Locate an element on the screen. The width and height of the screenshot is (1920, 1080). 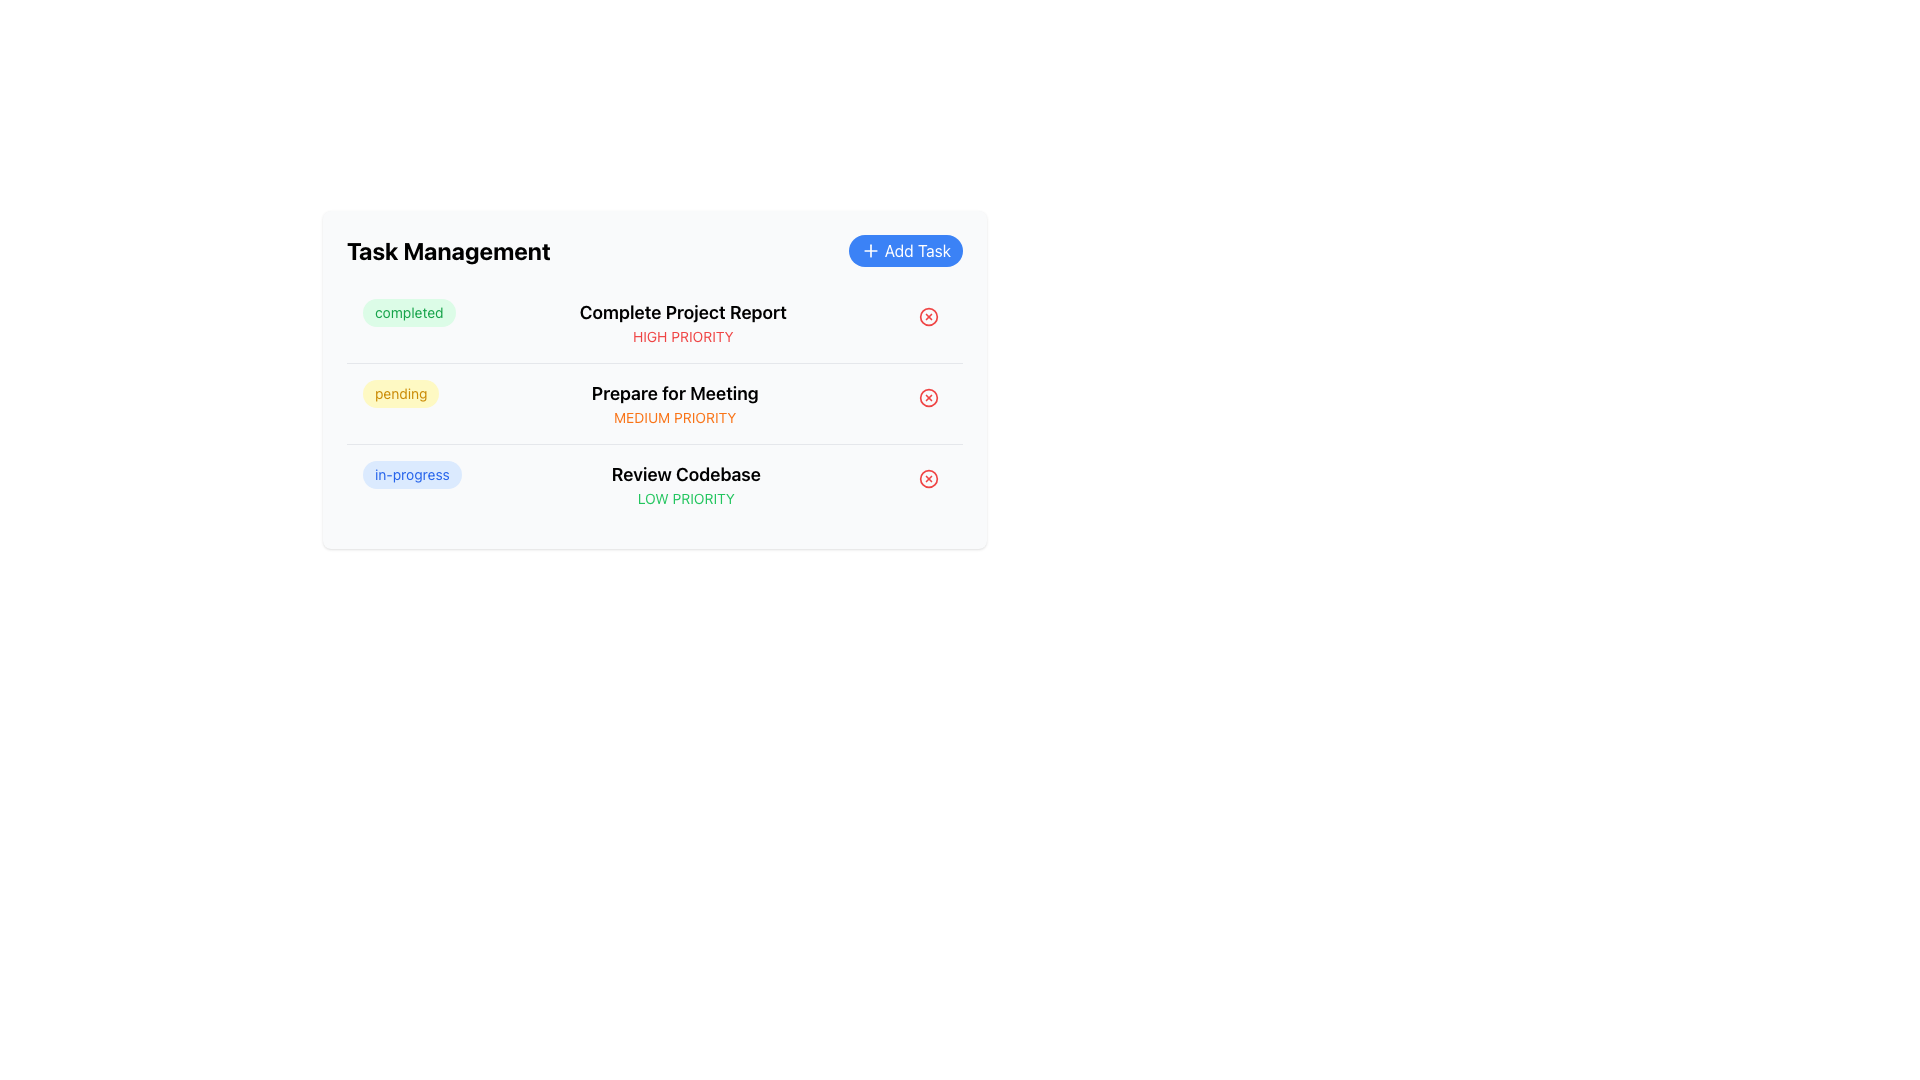
the text display labeled 'Review Codebase' indicating a low priority task in the 'in-progress' section of the task management system is located at coordinates (686, 485).